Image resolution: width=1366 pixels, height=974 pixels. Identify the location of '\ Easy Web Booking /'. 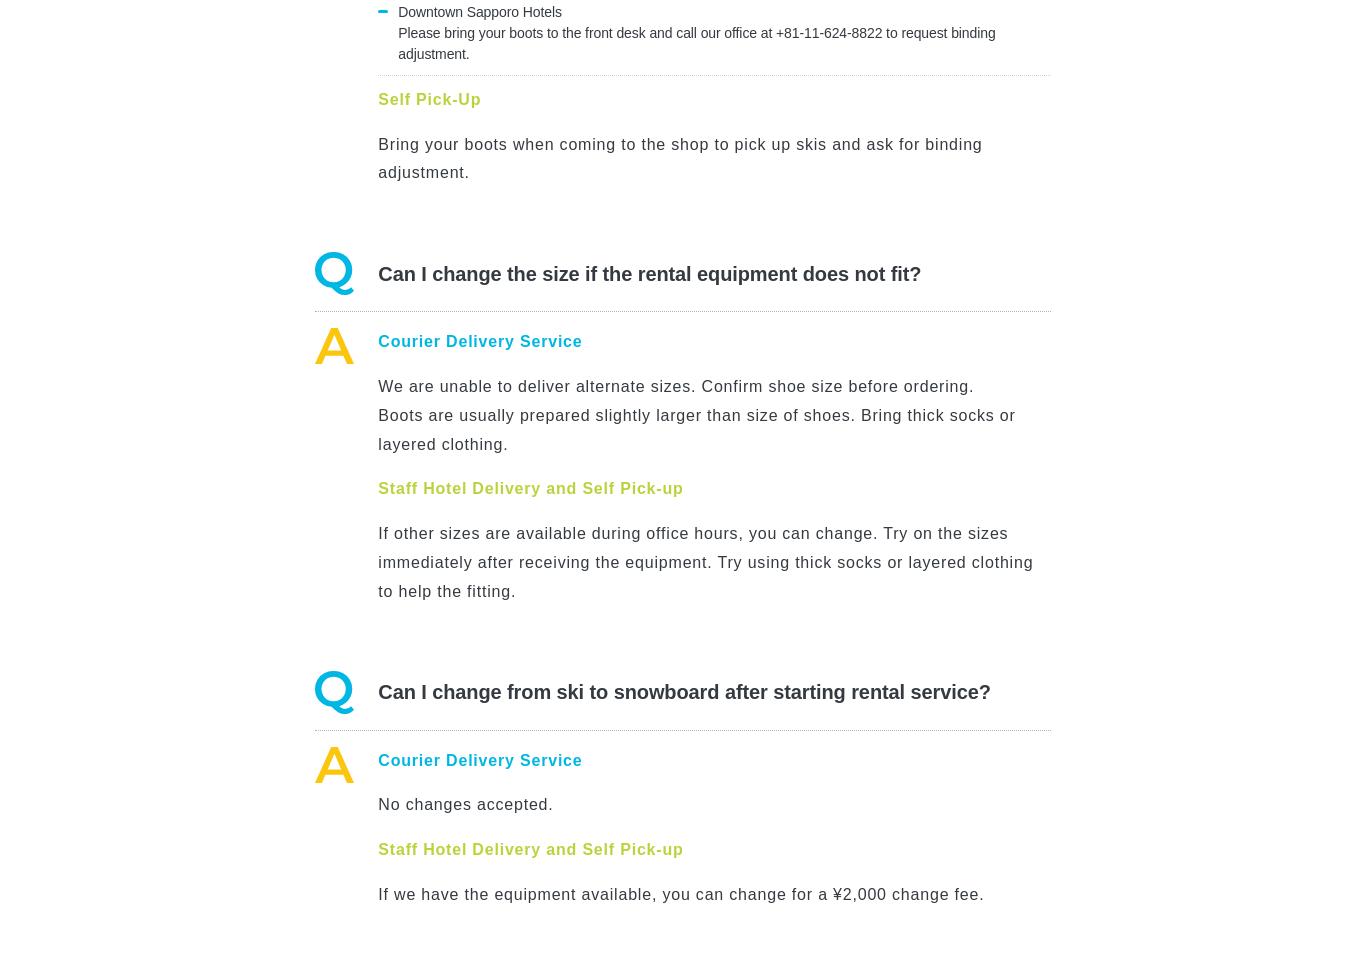
(681, 554).